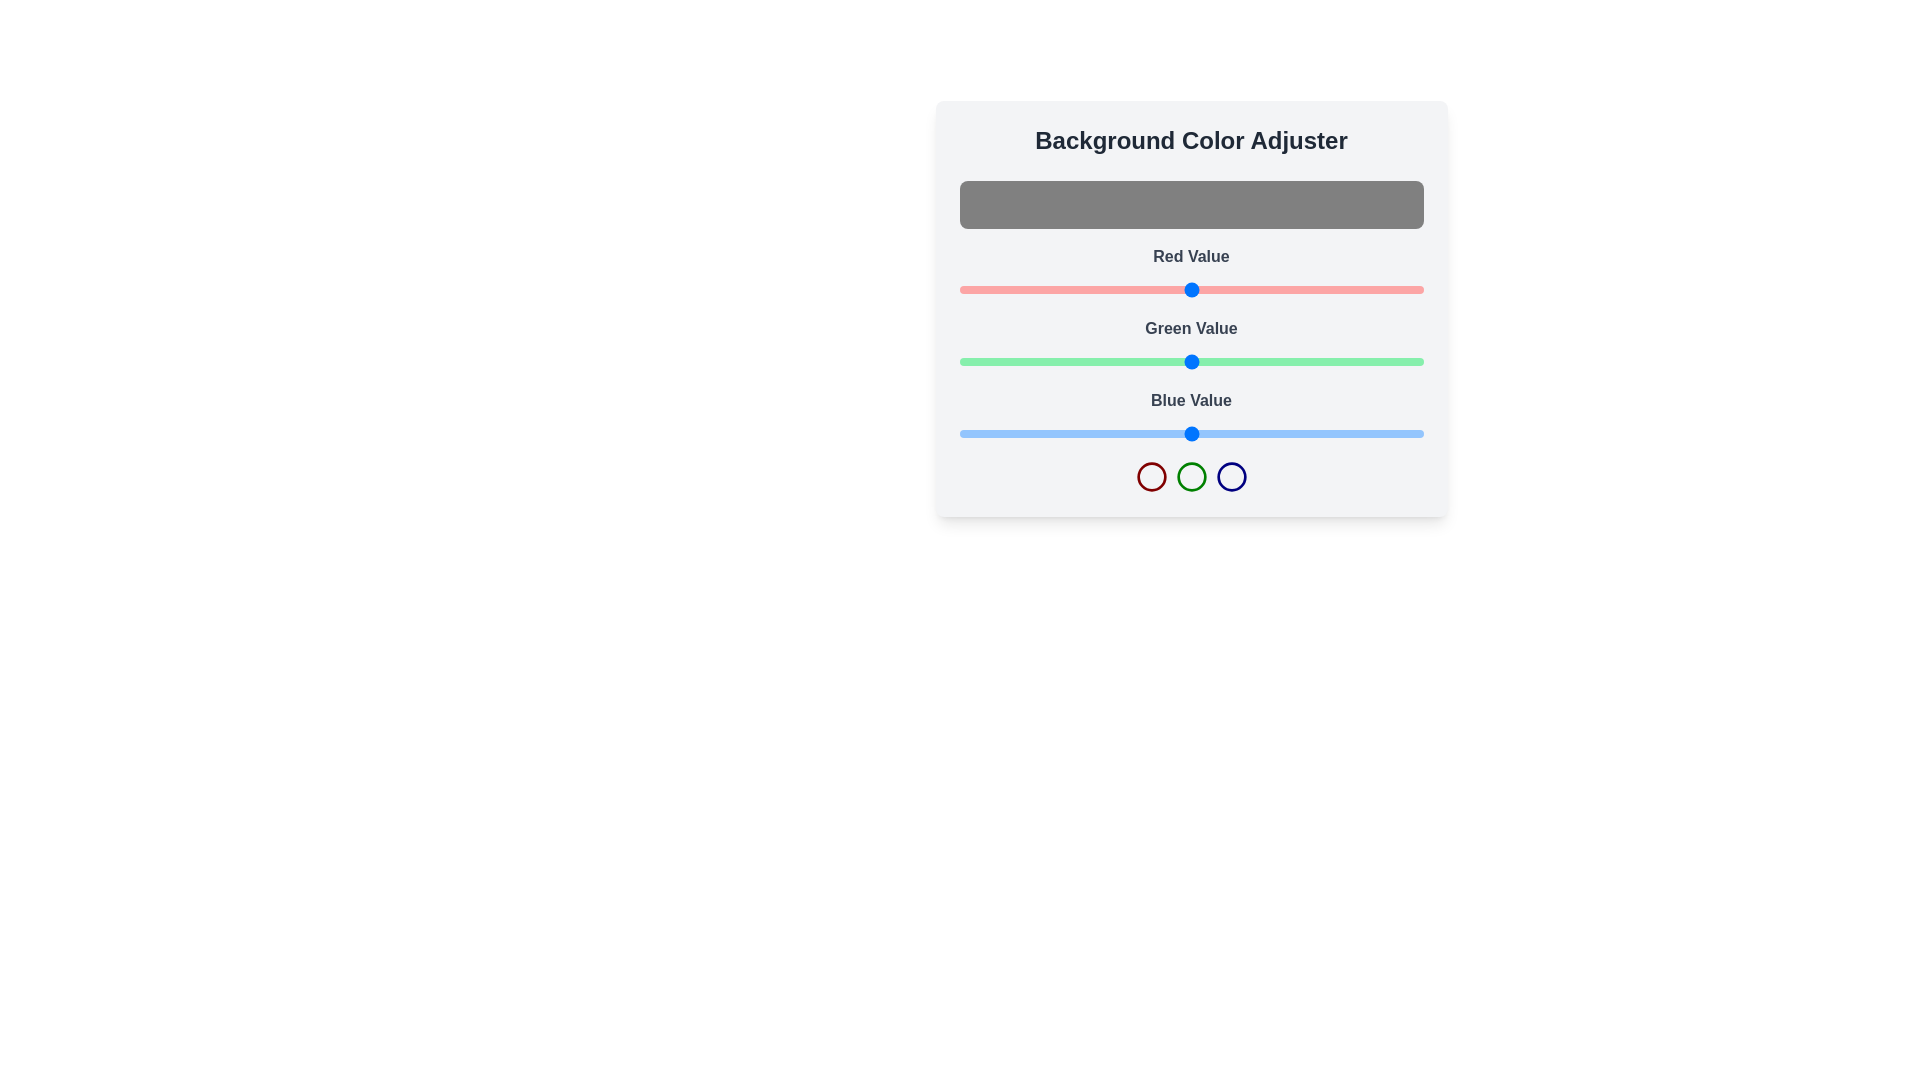 The width and height of the screenshot is (1920, 1080). I want to click on the red color slider to set the red component to 121, so click(1179, 289).